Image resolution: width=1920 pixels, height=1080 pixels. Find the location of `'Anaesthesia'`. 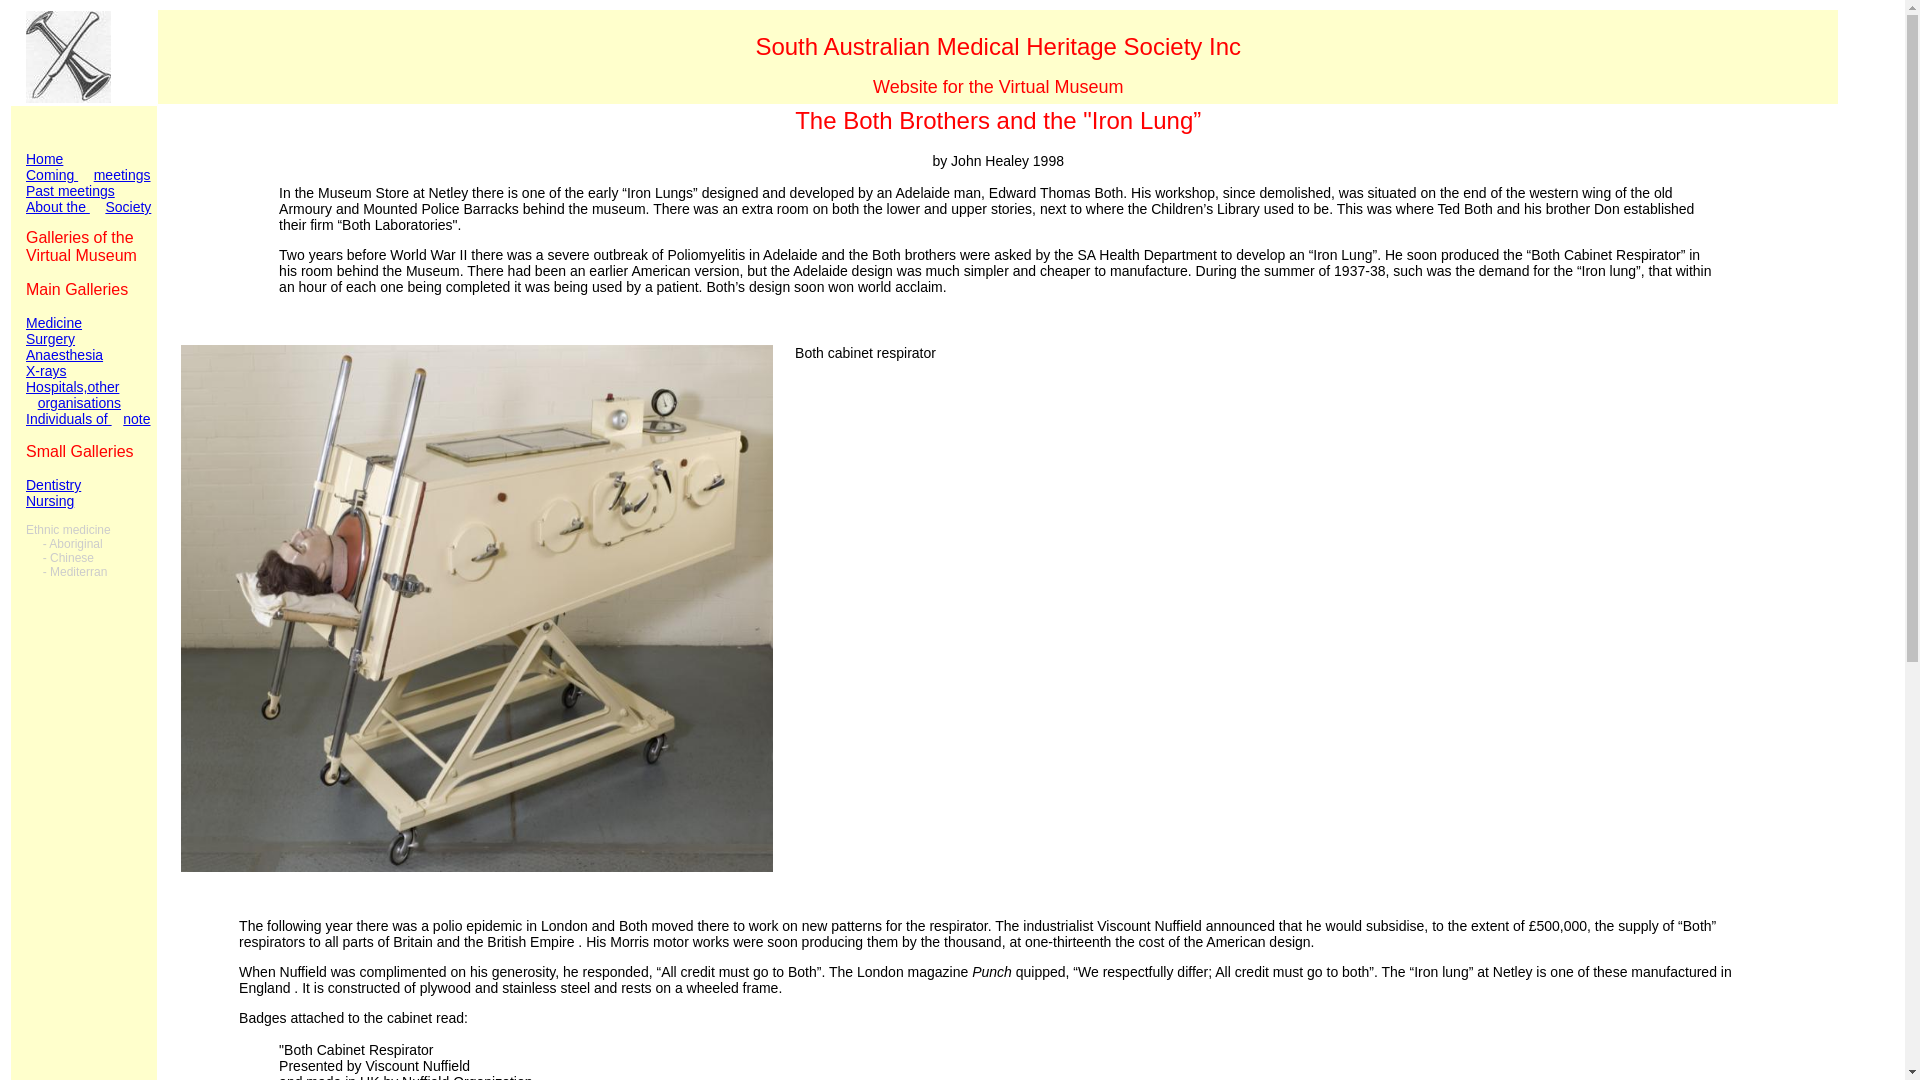

'Anaesthesia' is located at coordinates (25, 353).